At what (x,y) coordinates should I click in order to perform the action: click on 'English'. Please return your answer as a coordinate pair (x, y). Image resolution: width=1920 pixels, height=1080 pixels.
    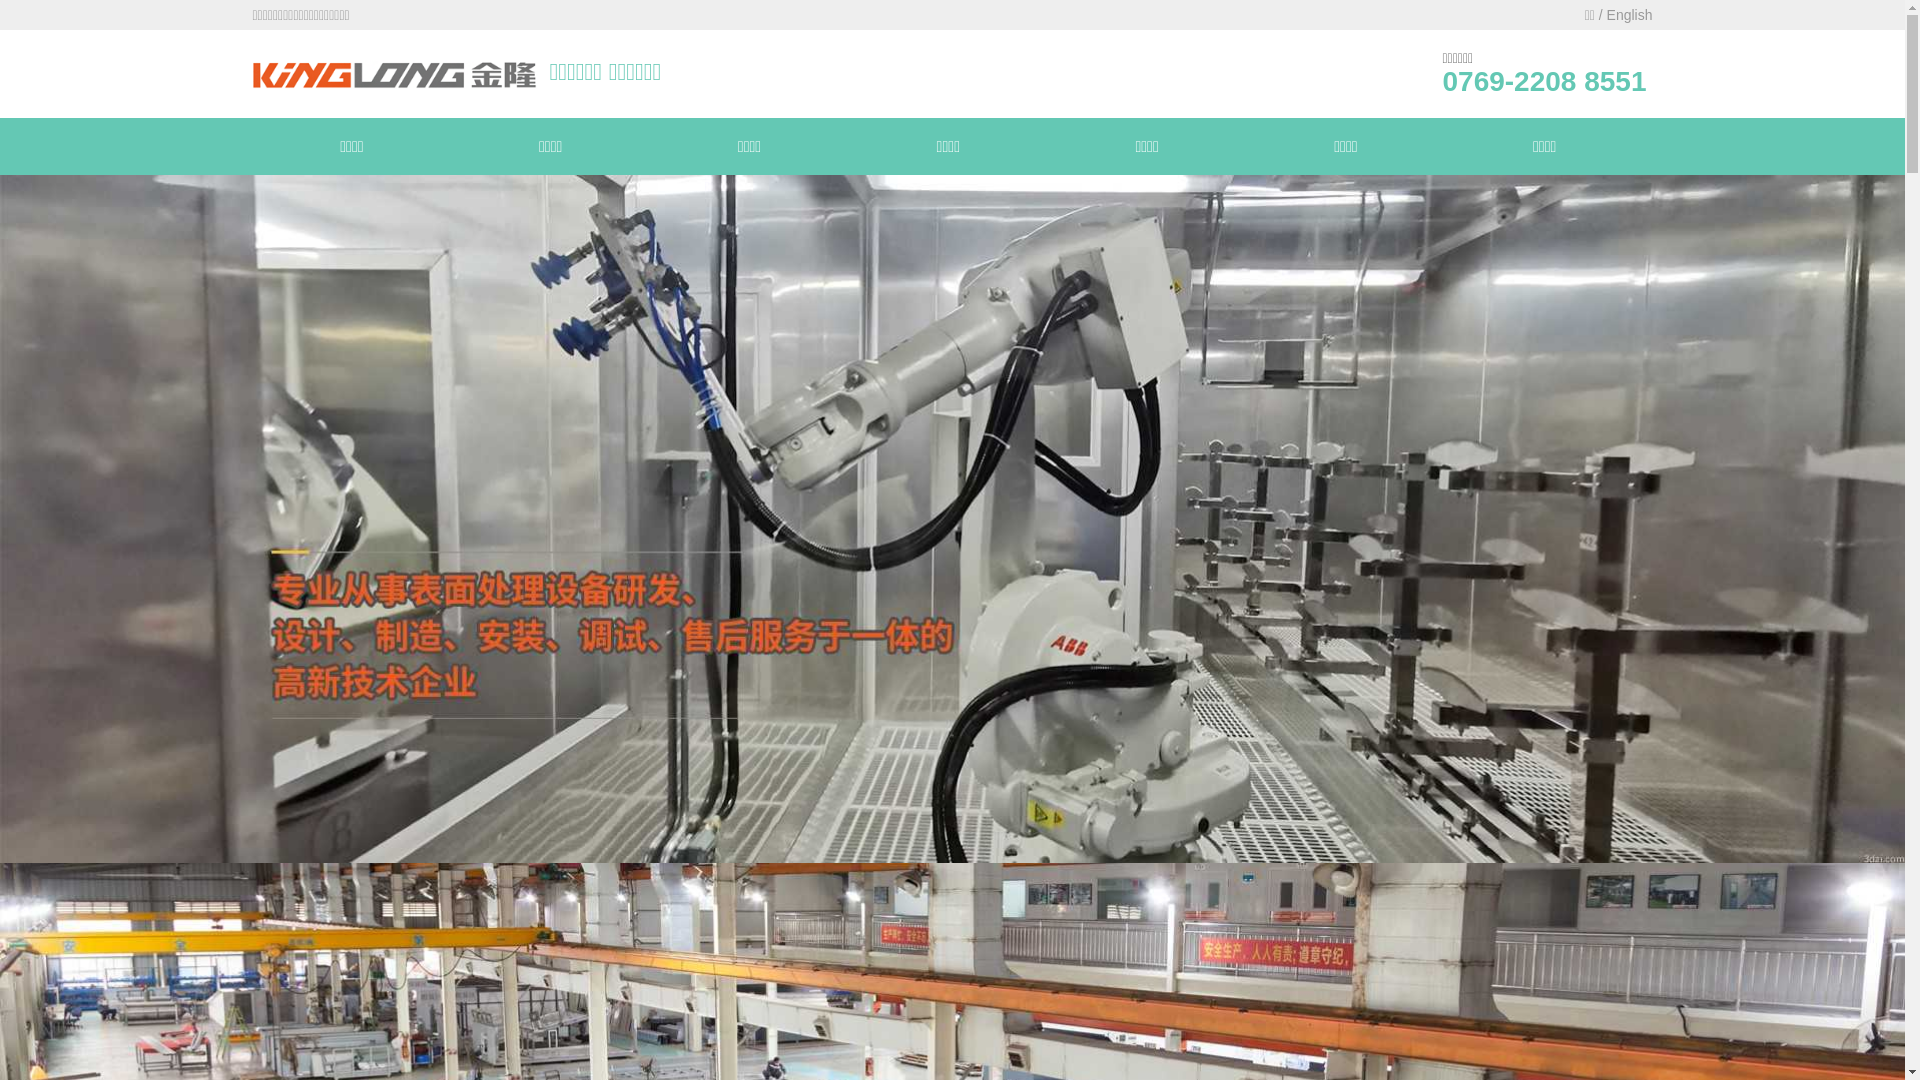
    Looking at the image, I should click on (1630, 15).